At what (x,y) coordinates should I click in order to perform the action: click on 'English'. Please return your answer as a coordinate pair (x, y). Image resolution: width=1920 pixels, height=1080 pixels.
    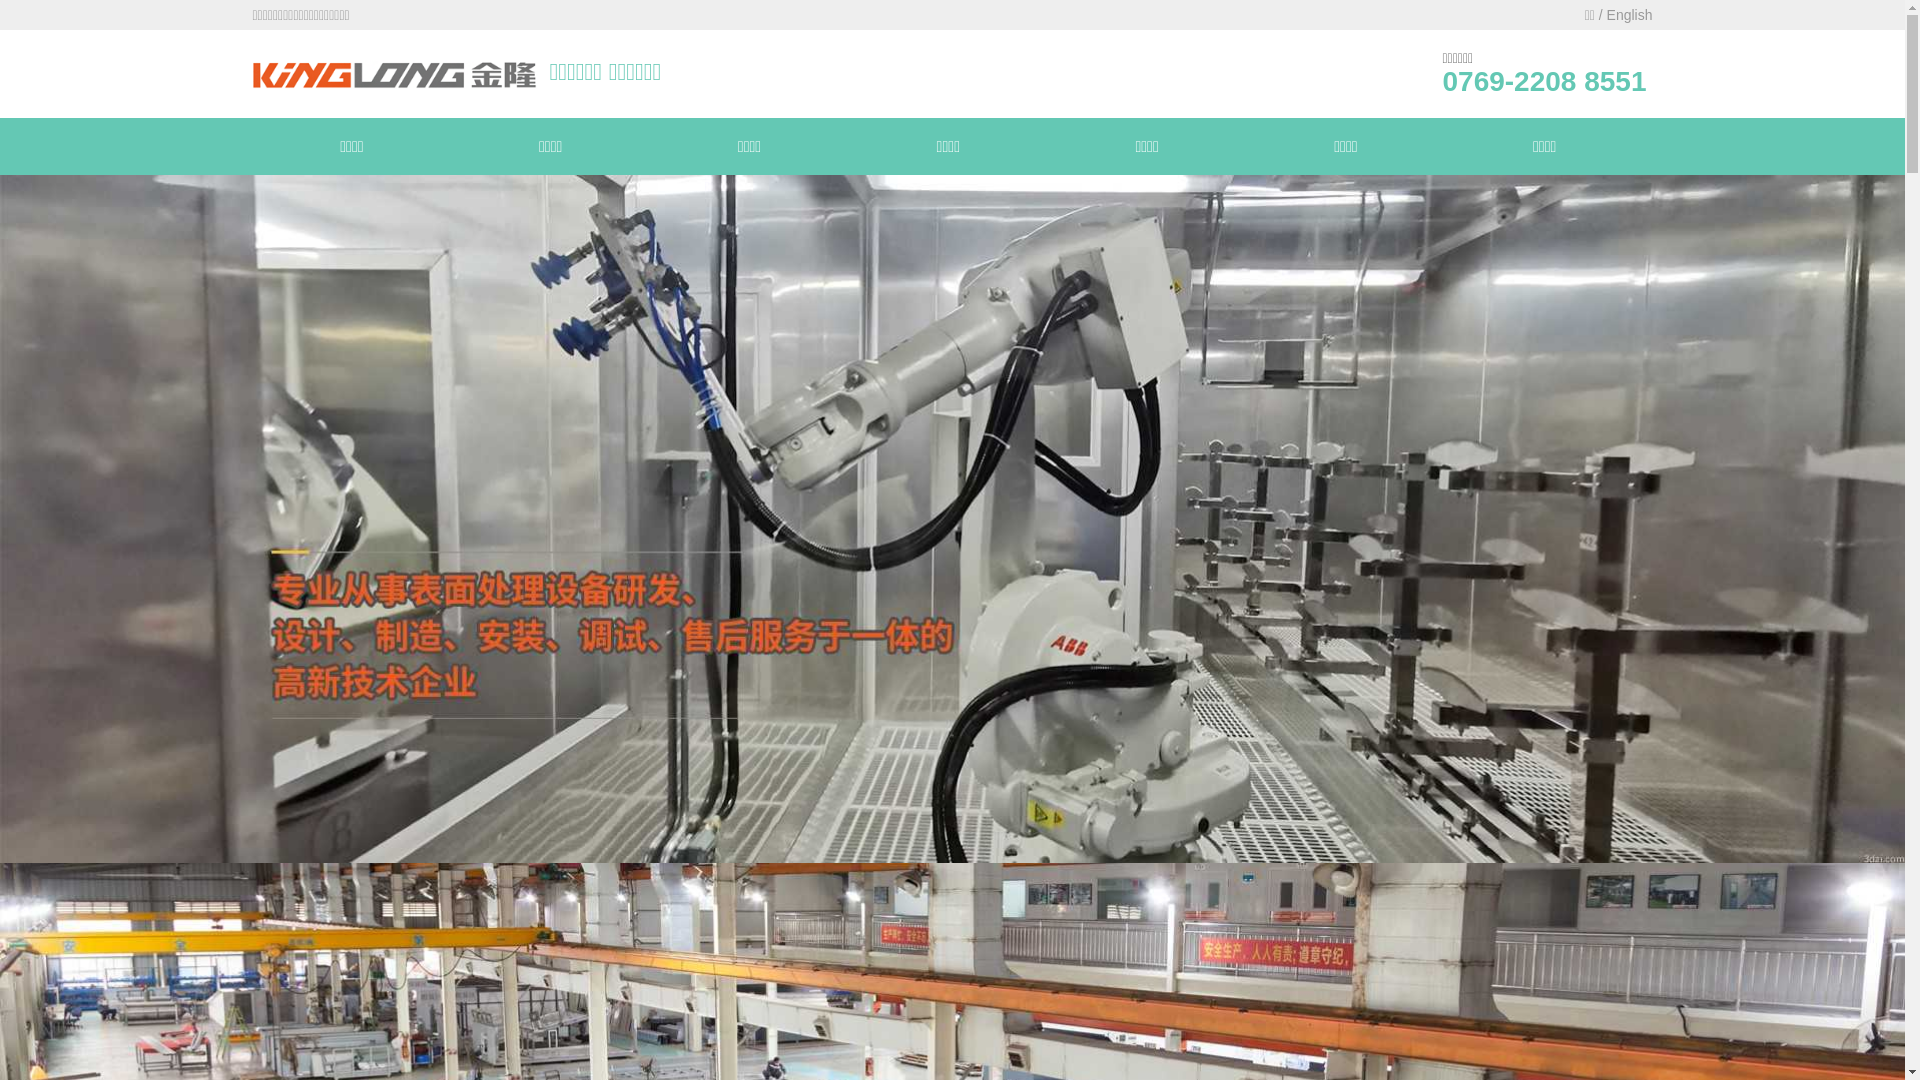
    Looking at the image, I should click on (1630, 15).